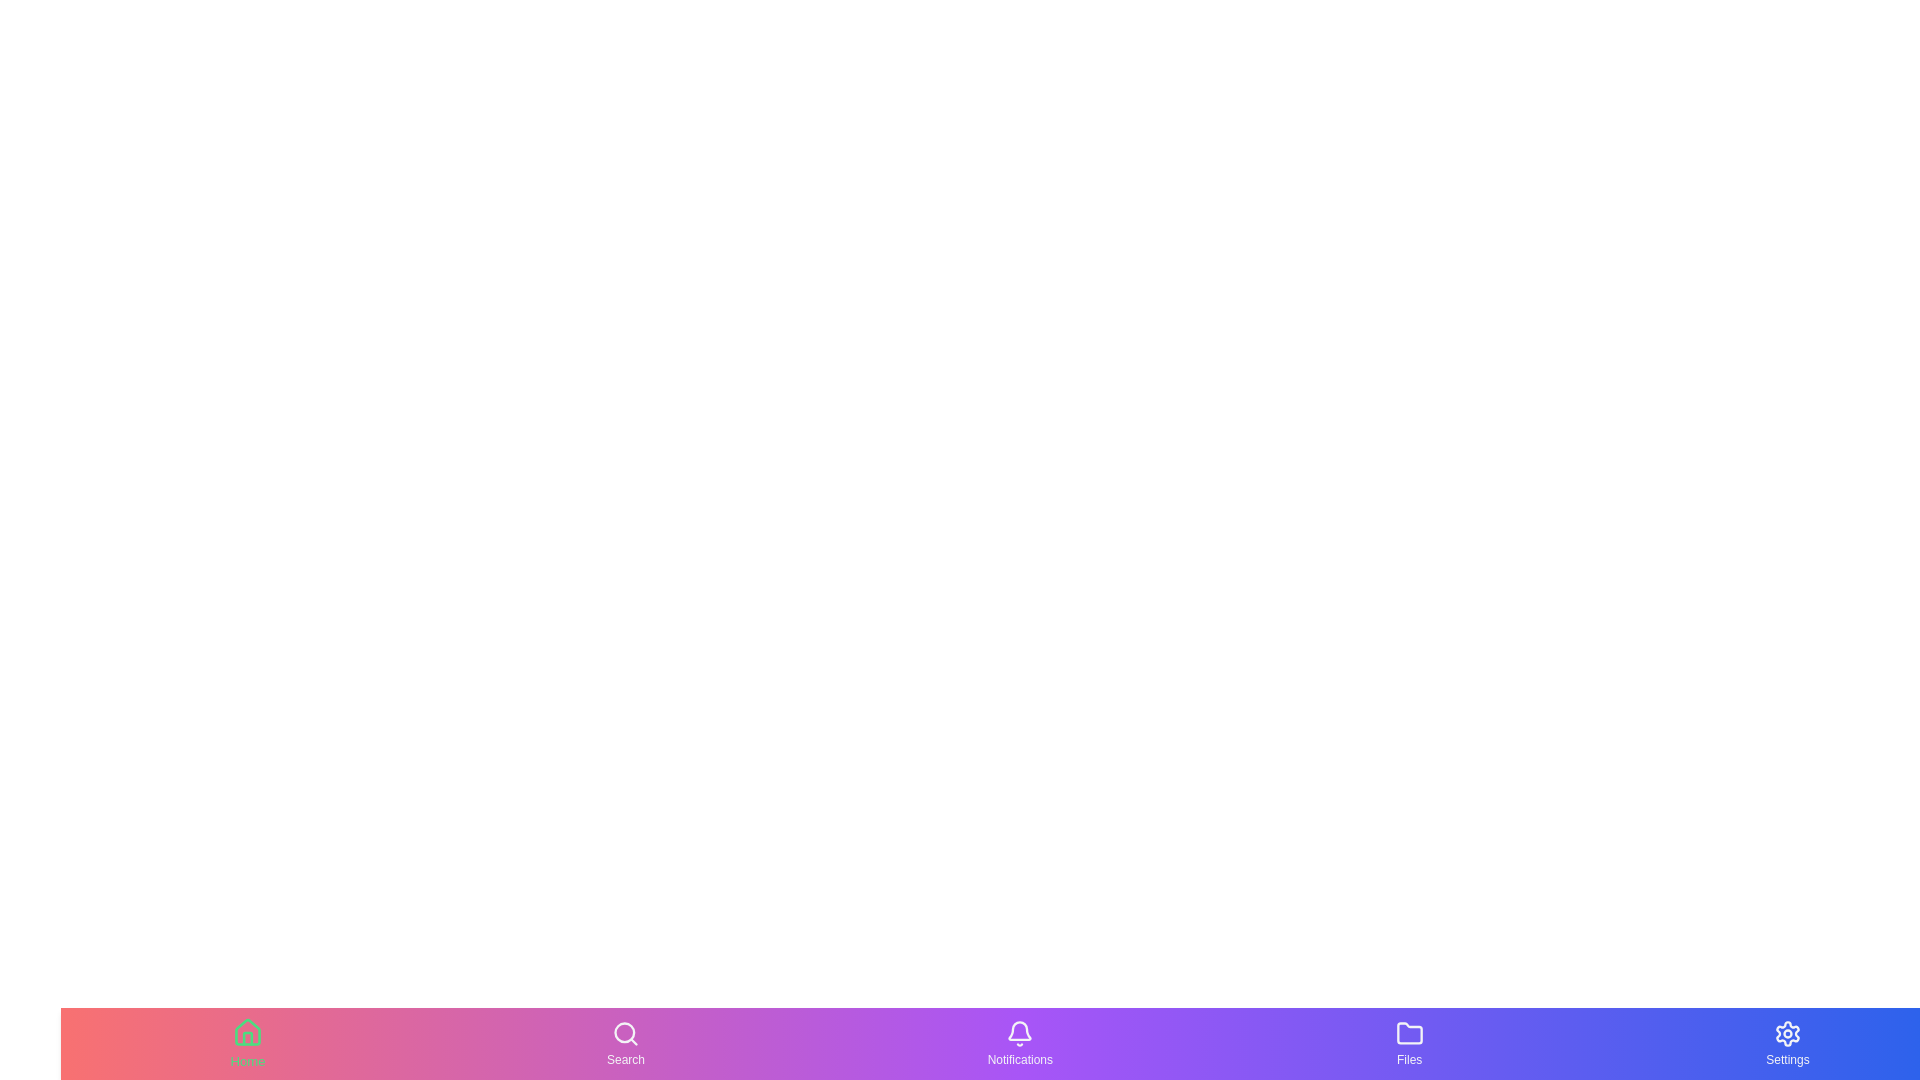  I want to click on the Home tab button to navigate to the corresponding section, so click(247, 1043).